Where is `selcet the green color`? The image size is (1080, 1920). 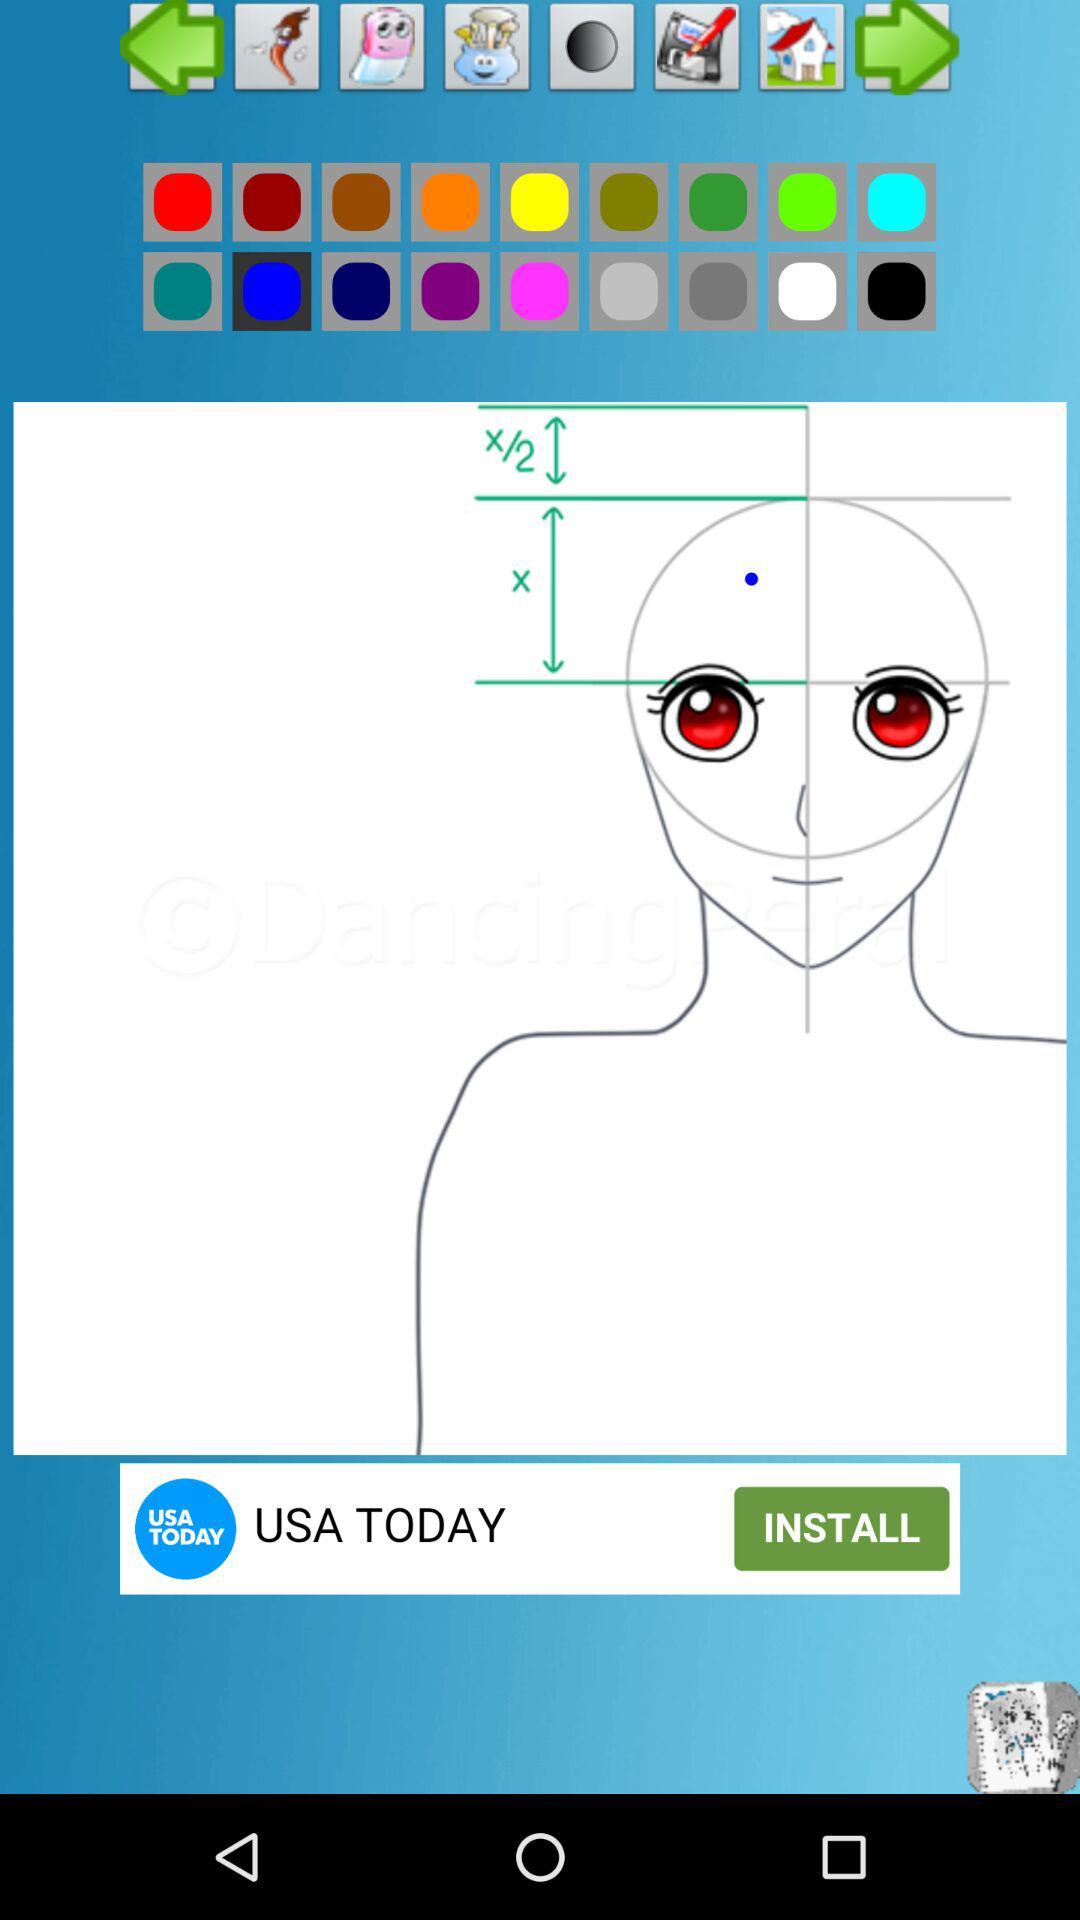
selcet the green color is located at coordinates (182, 290).